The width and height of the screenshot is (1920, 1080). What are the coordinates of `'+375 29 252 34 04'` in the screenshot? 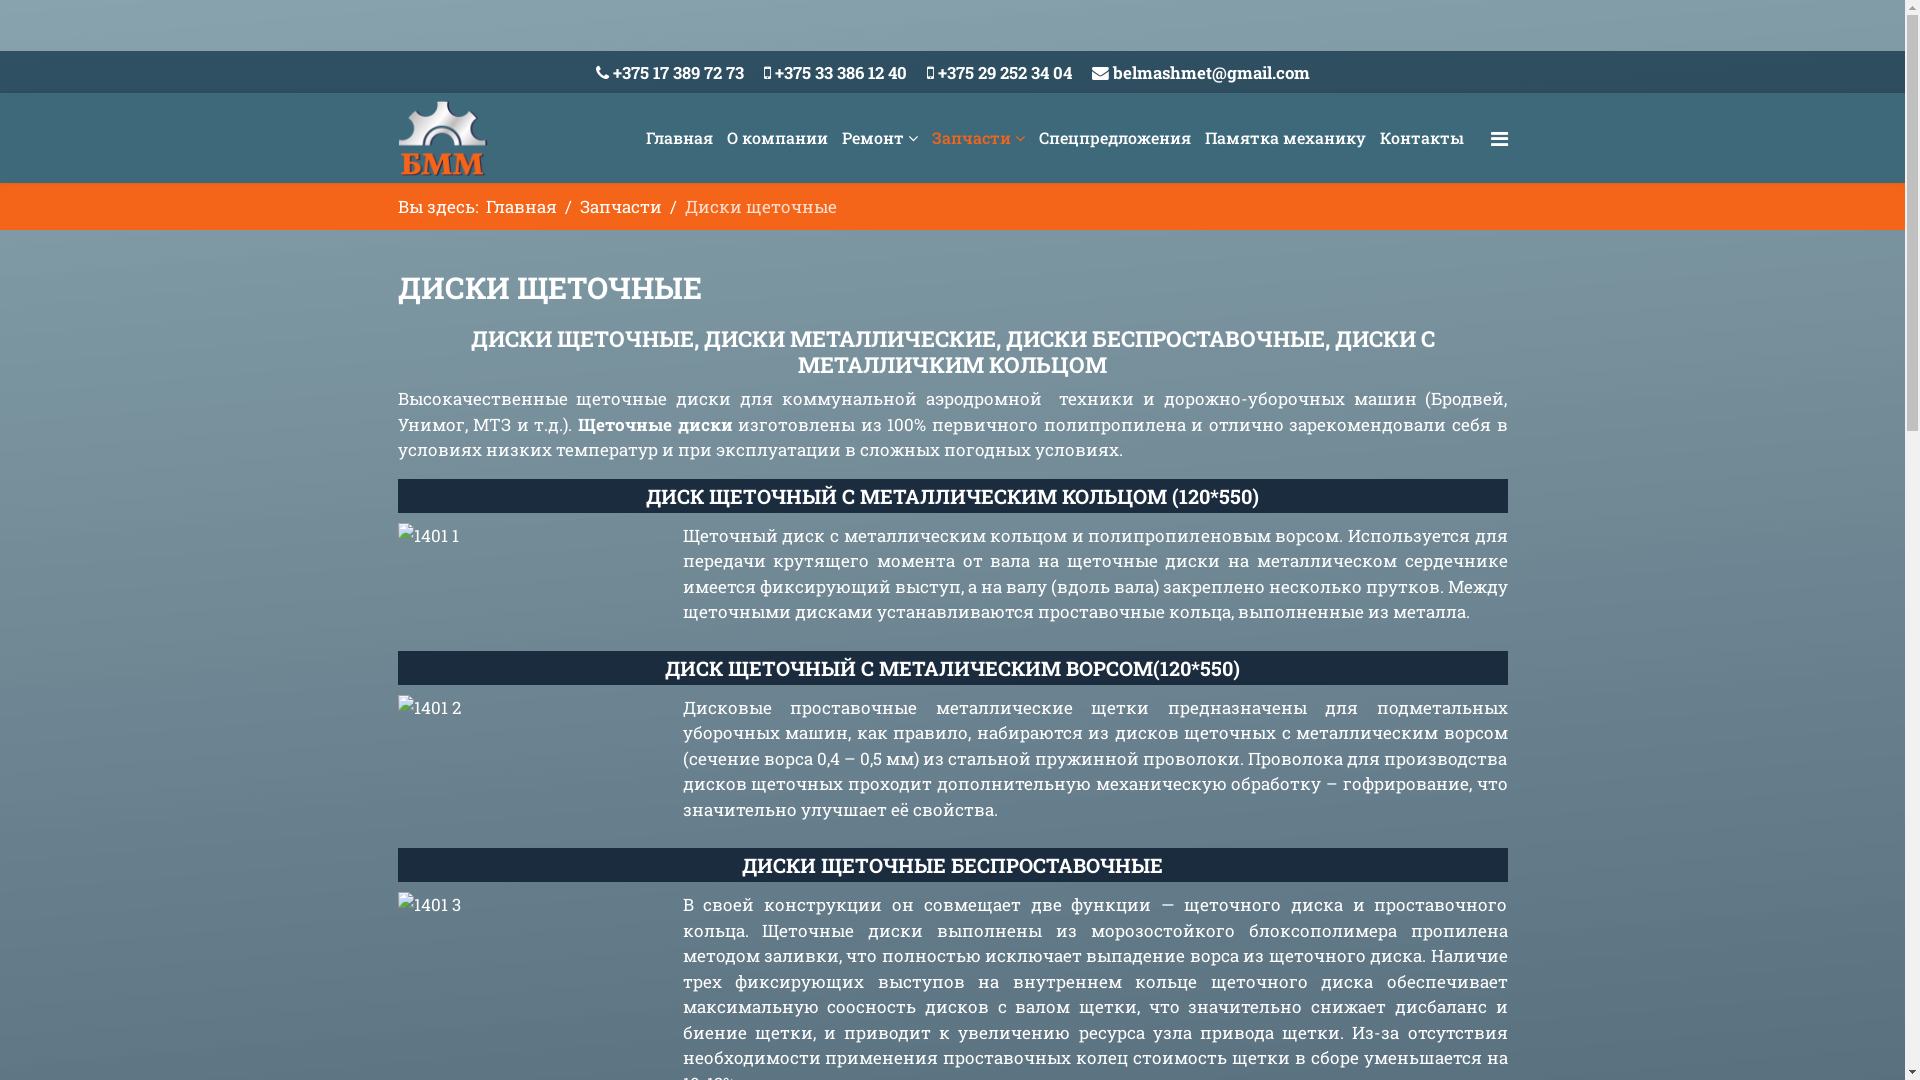 It's located at (1004, 71).